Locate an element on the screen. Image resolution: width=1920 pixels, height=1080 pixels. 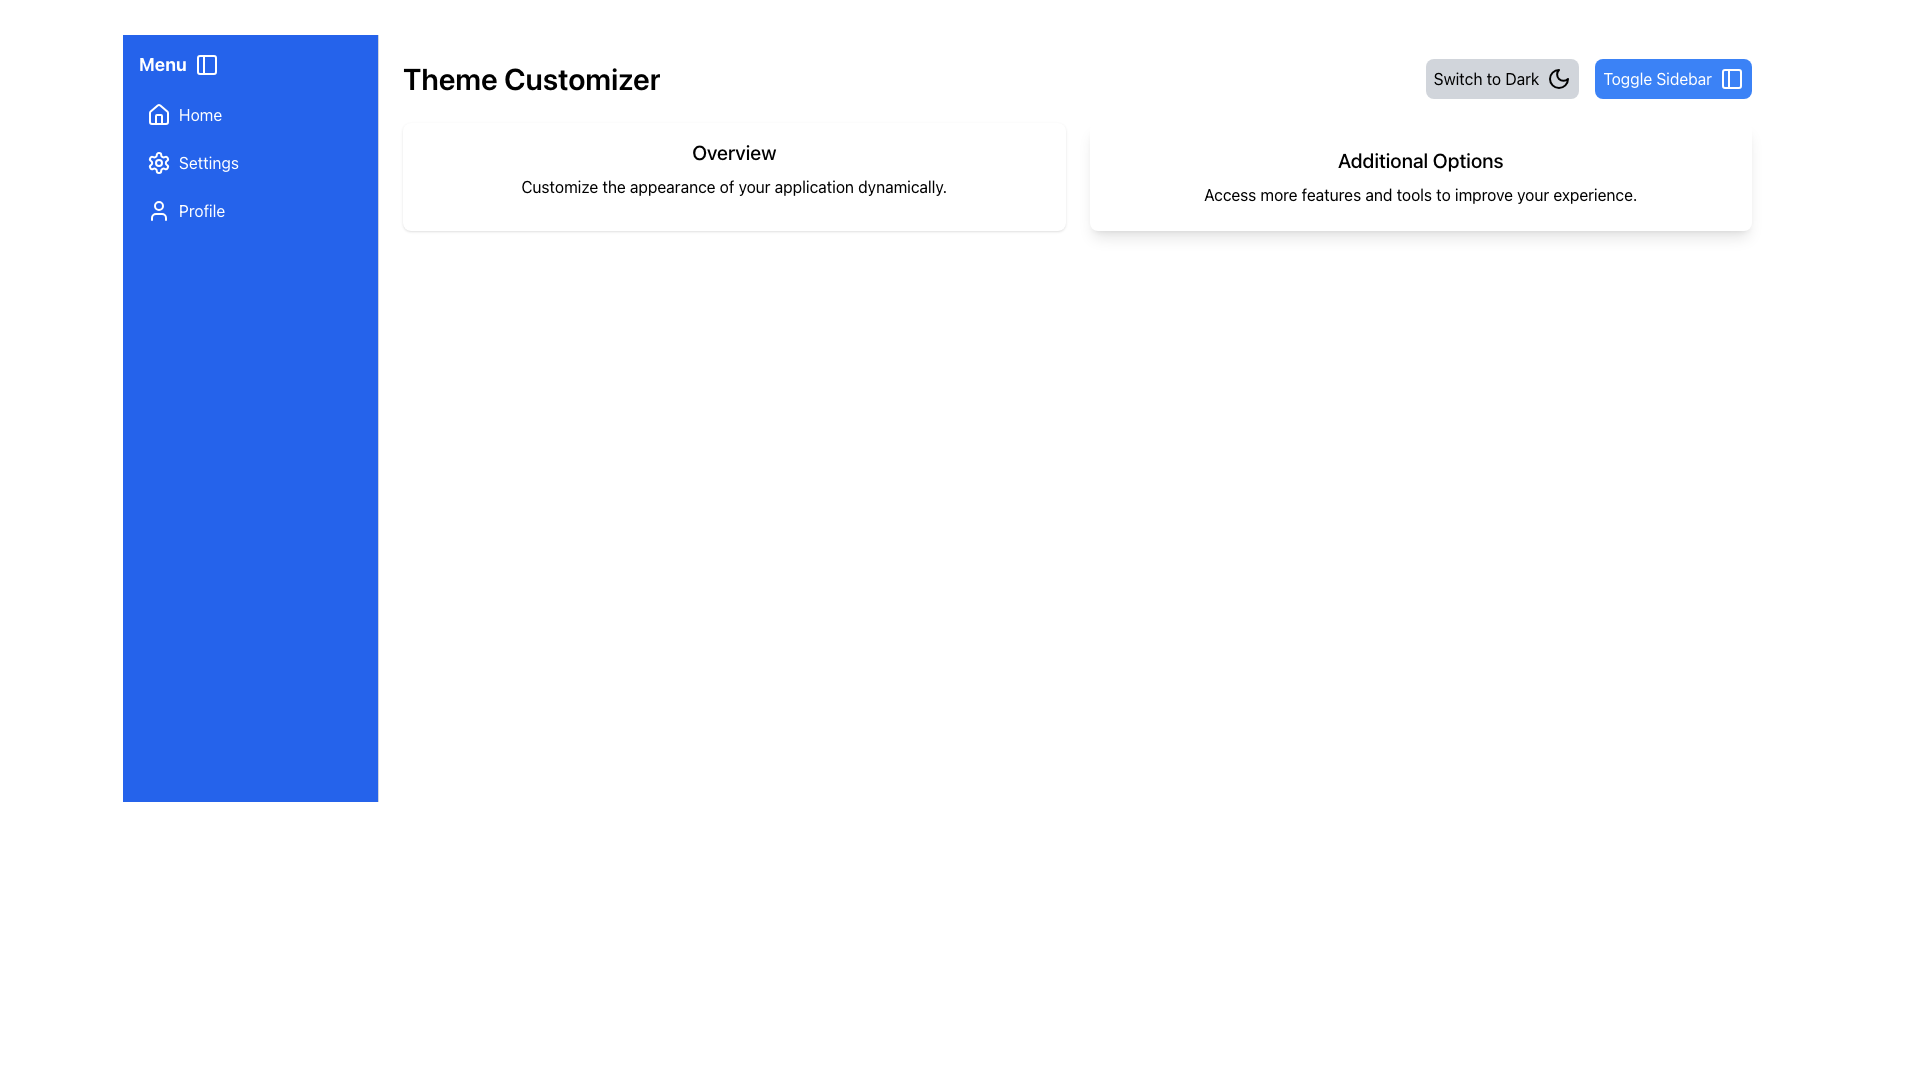
the house-shaped icon in the left vertical navigation bar is located at coordinates (157, 115).